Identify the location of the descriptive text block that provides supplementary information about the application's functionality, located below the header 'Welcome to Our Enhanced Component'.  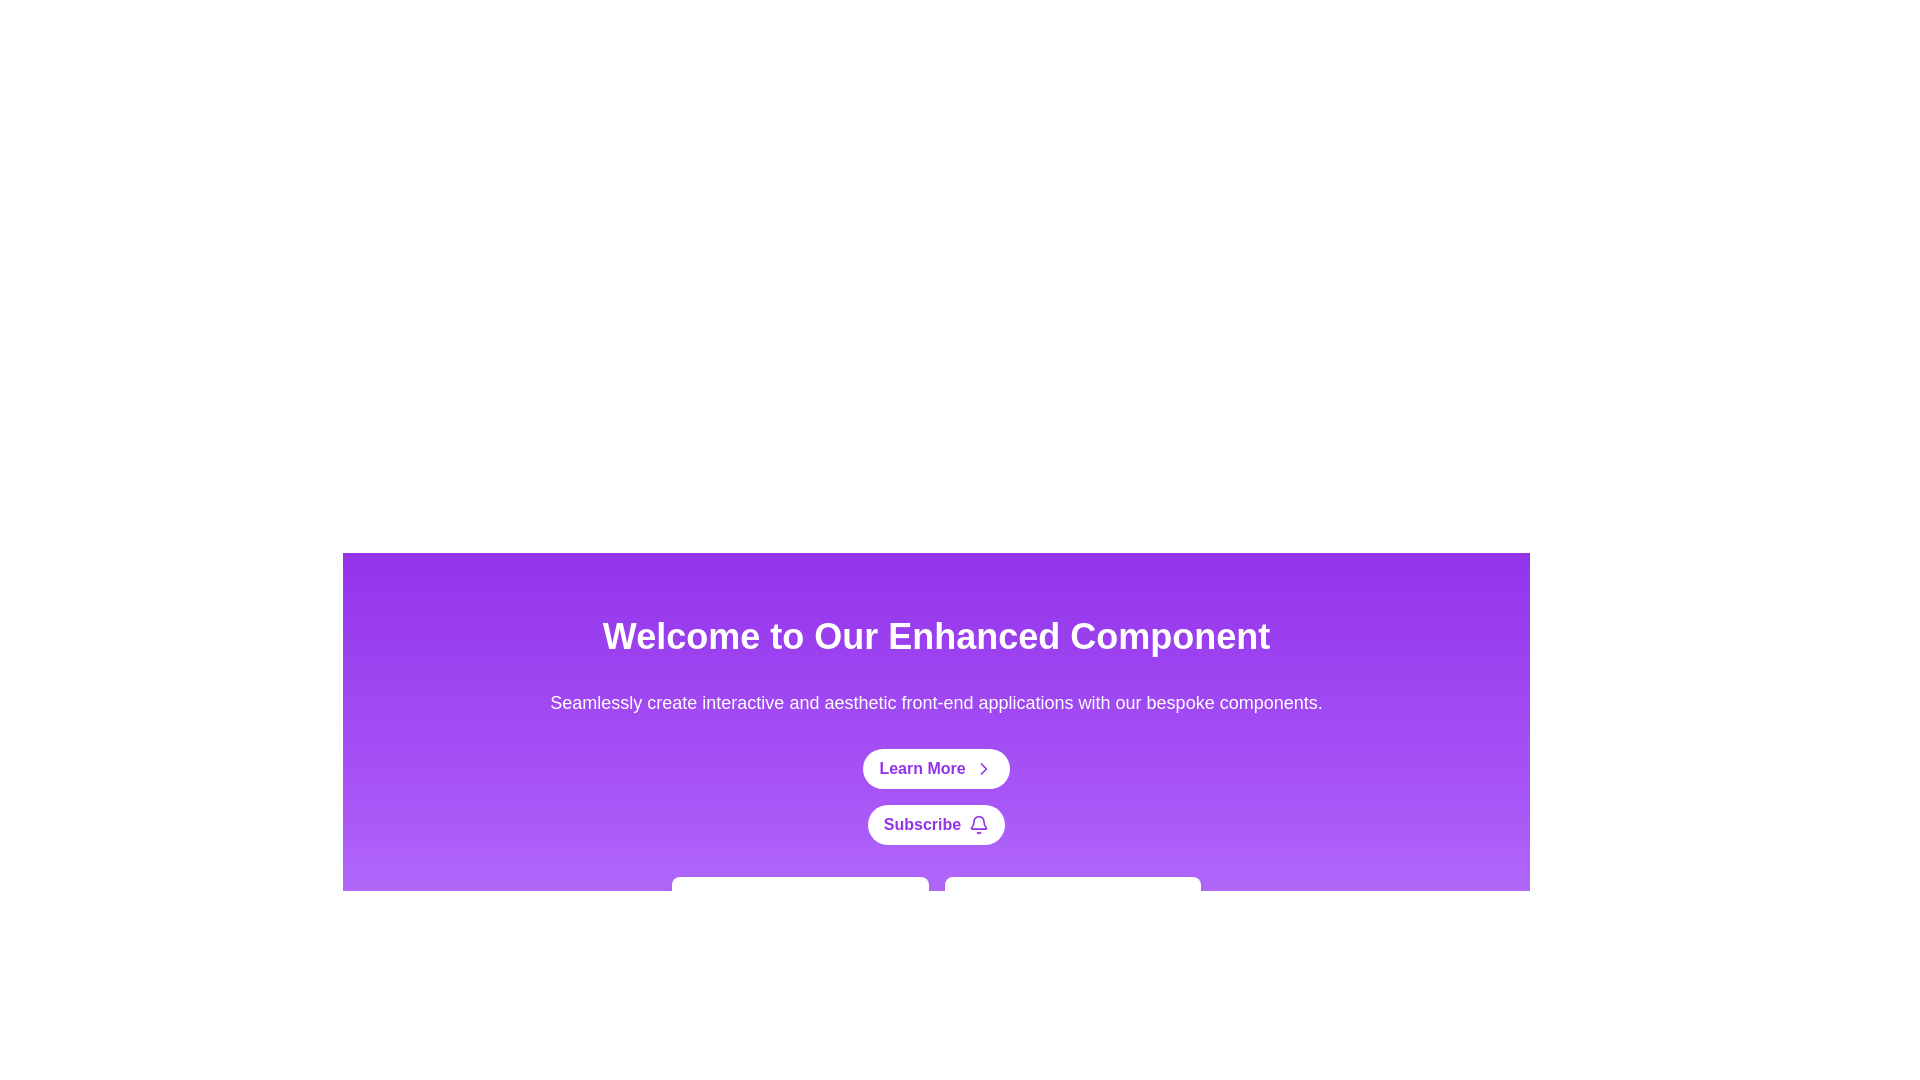
(935, 701).